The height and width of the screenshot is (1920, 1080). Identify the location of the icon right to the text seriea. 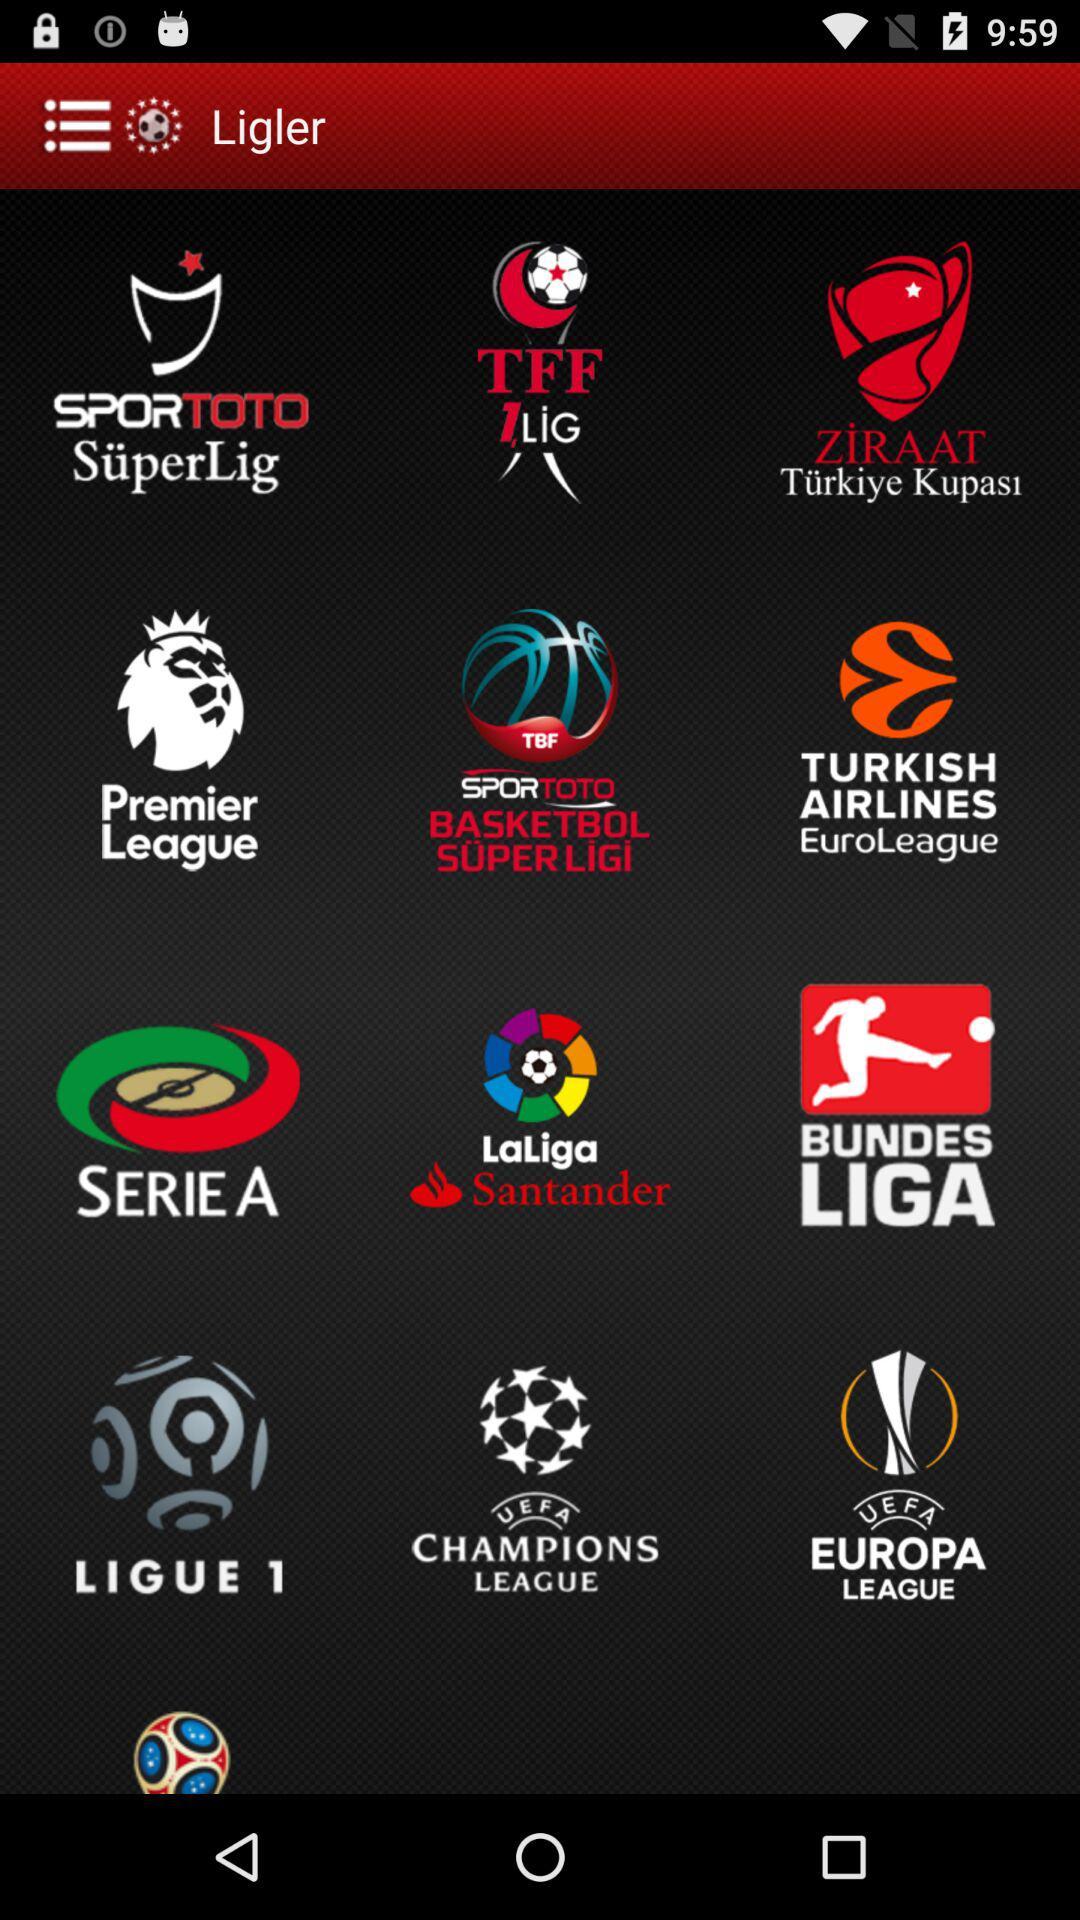
(540, 1107).